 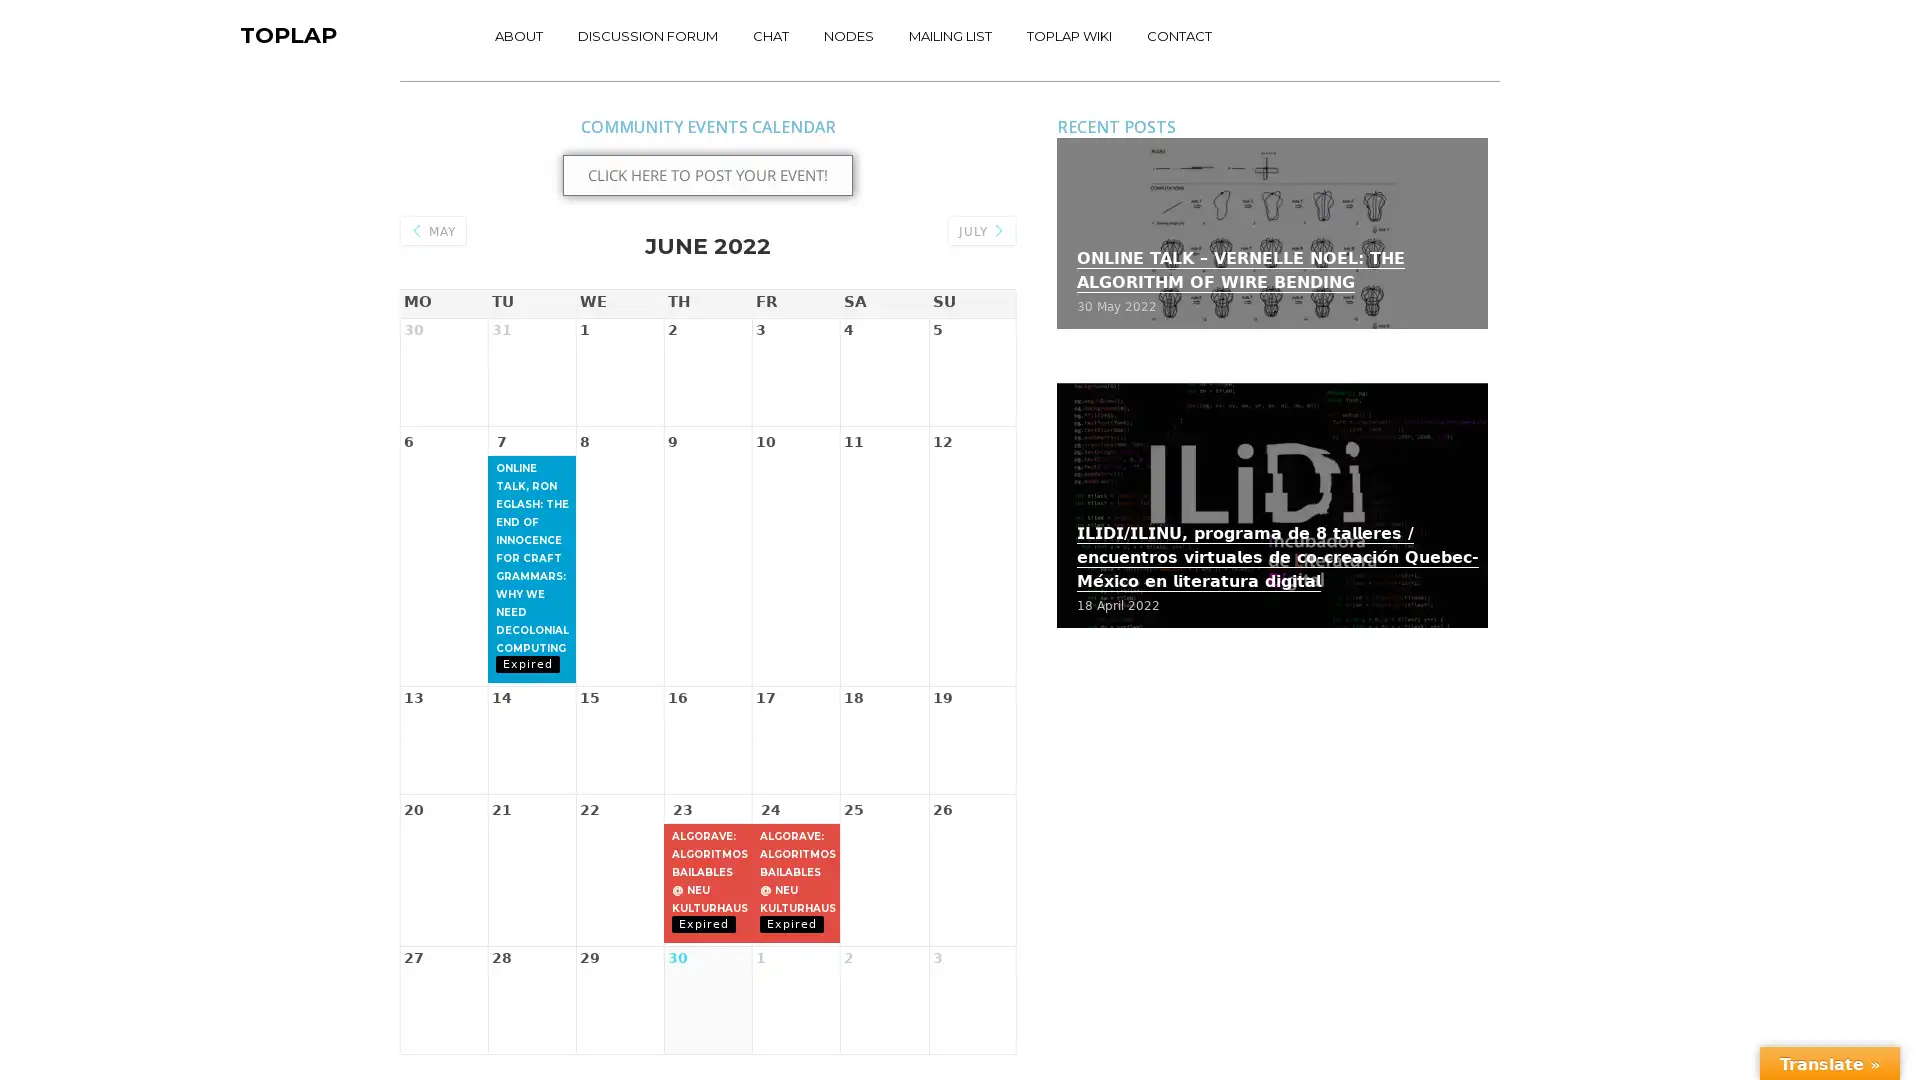 I want to click on CLICK HERE TO POST YOUR EVENT!, so click(x=708, y=174).